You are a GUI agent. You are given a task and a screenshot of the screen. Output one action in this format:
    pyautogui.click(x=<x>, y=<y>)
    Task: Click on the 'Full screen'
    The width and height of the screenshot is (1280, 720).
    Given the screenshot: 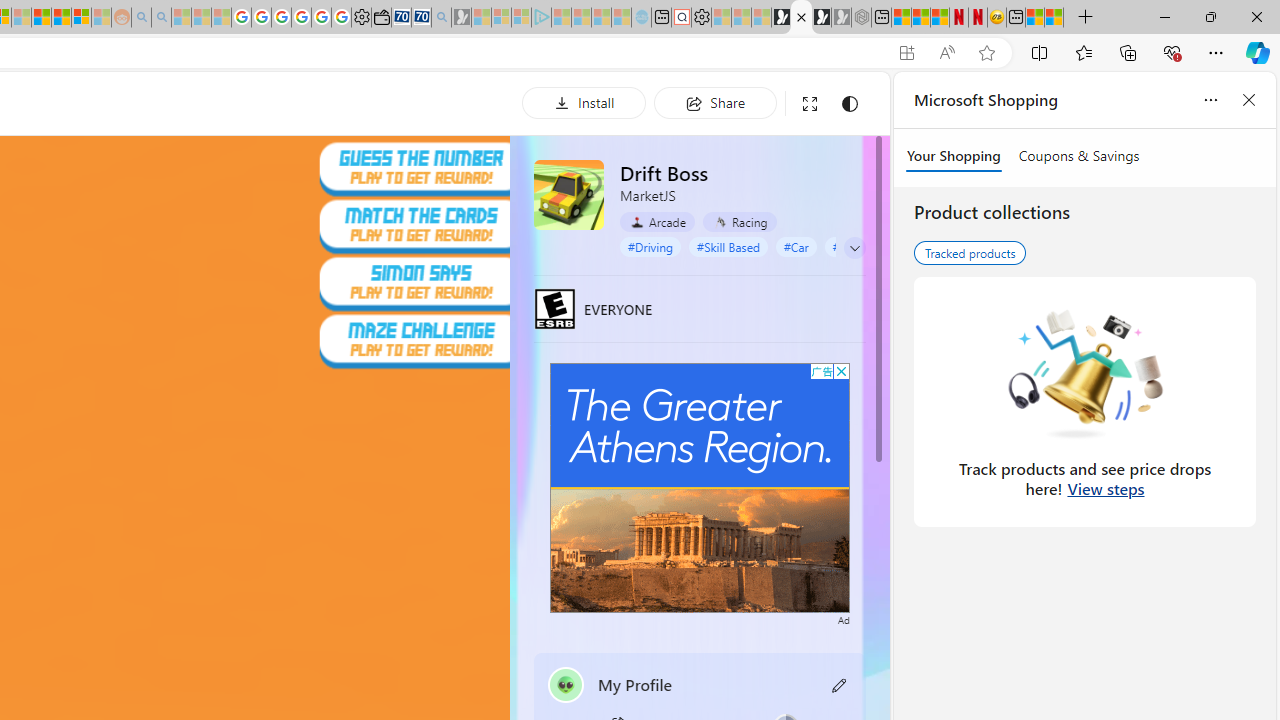 What is the action you would take?
    pyautogui.click(x=810, y=103)
    